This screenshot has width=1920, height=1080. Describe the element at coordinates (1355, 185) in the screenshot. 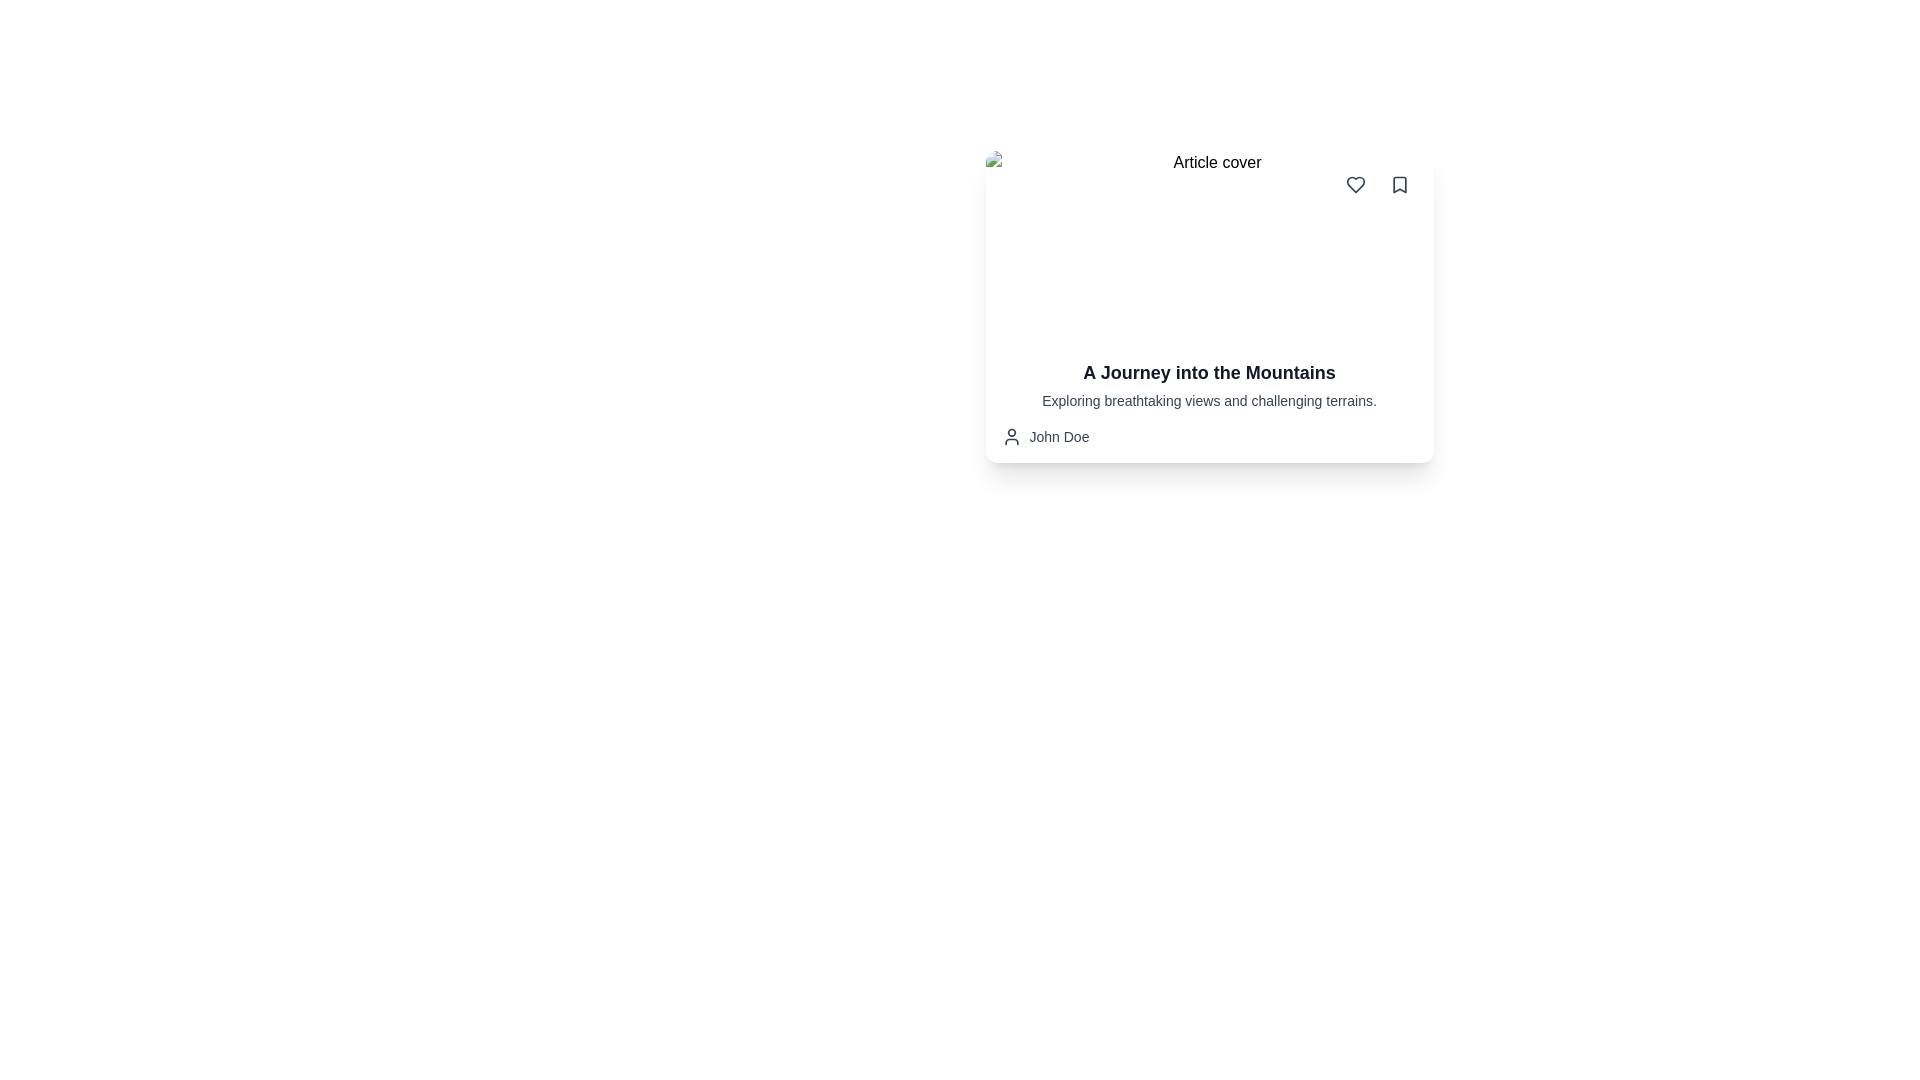

I see `the leftmost circular button in the top-right cluster of the card component` at that location.